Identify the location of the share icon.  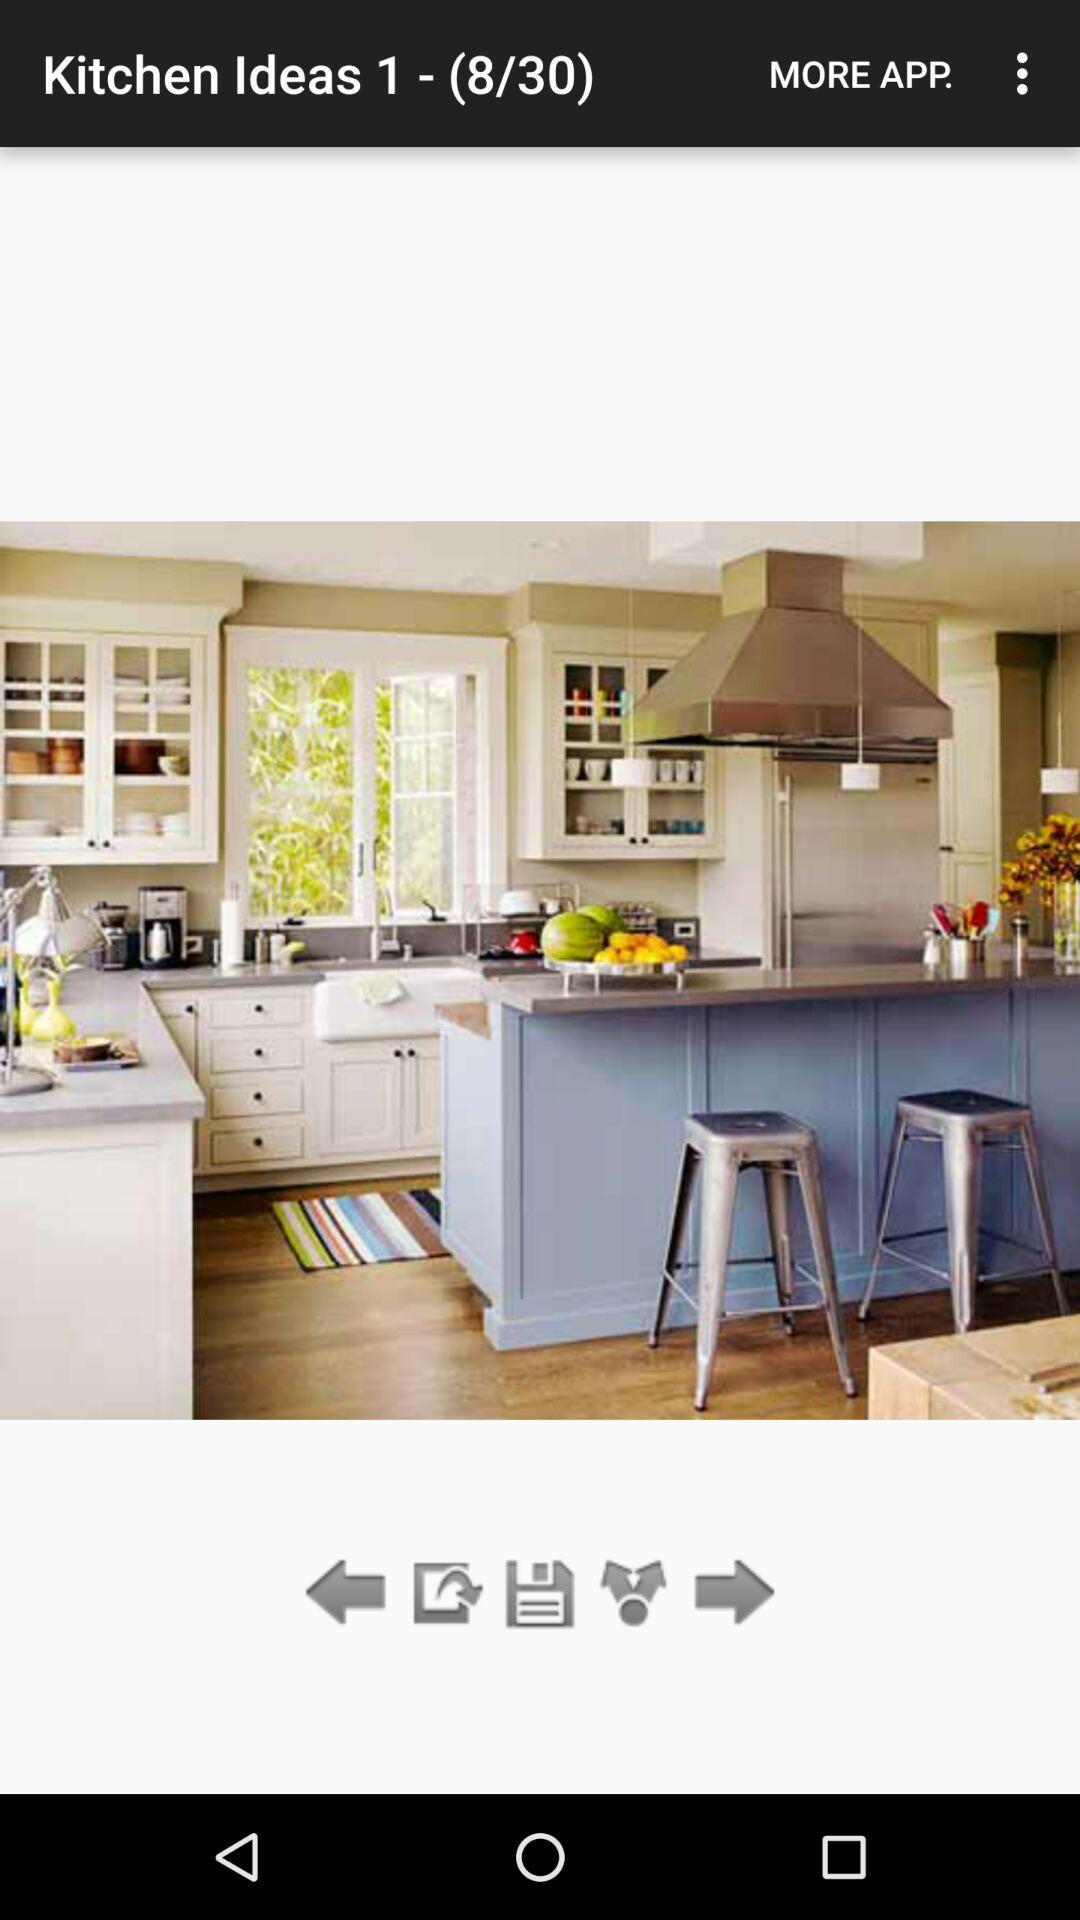
(634, 1593).